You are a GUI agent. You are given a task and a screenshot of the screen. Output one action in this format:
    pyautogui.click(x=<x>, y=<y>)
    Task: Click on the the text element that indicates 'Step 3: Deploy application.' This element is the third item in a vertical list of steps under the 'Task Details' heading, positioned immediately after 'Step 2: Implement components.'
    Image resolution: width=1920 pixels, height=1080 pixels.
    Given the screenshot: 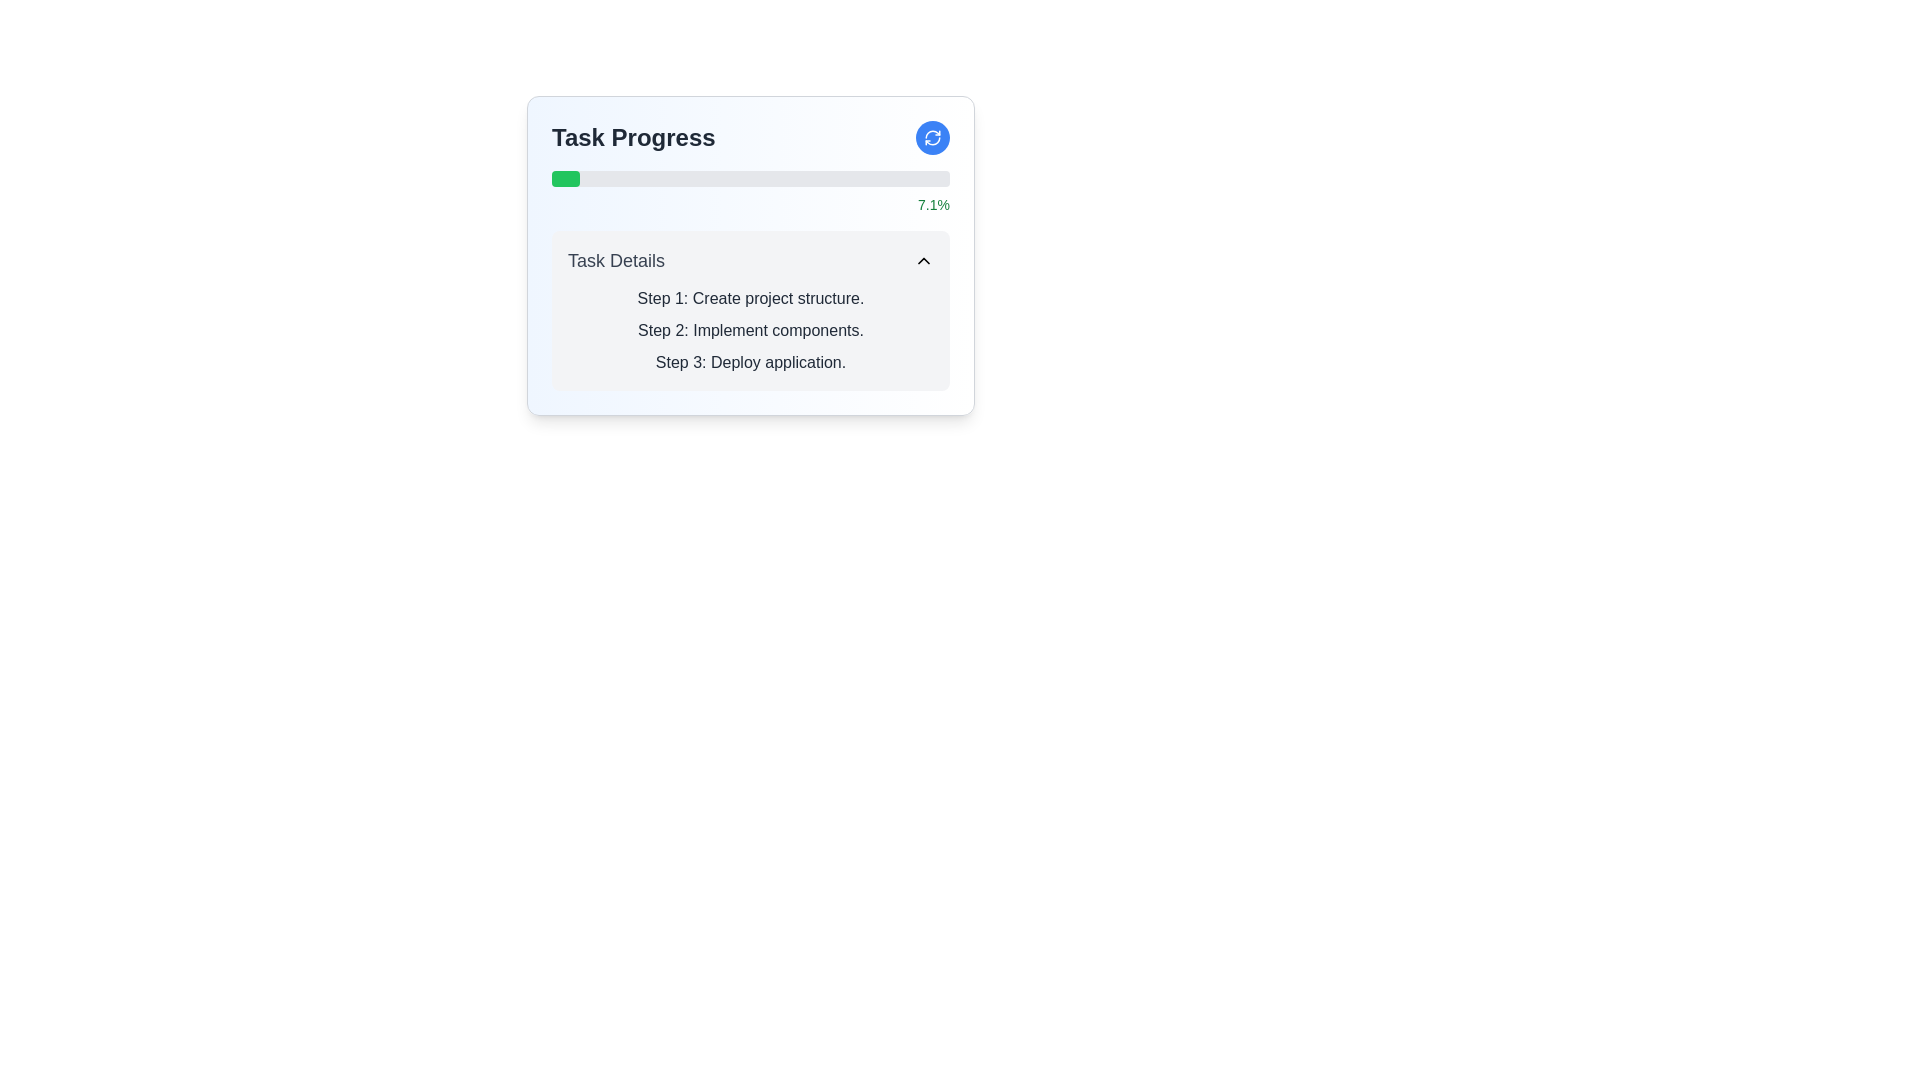 What is the action you would take?
    pyautogui.click(x=749, y=362)
    